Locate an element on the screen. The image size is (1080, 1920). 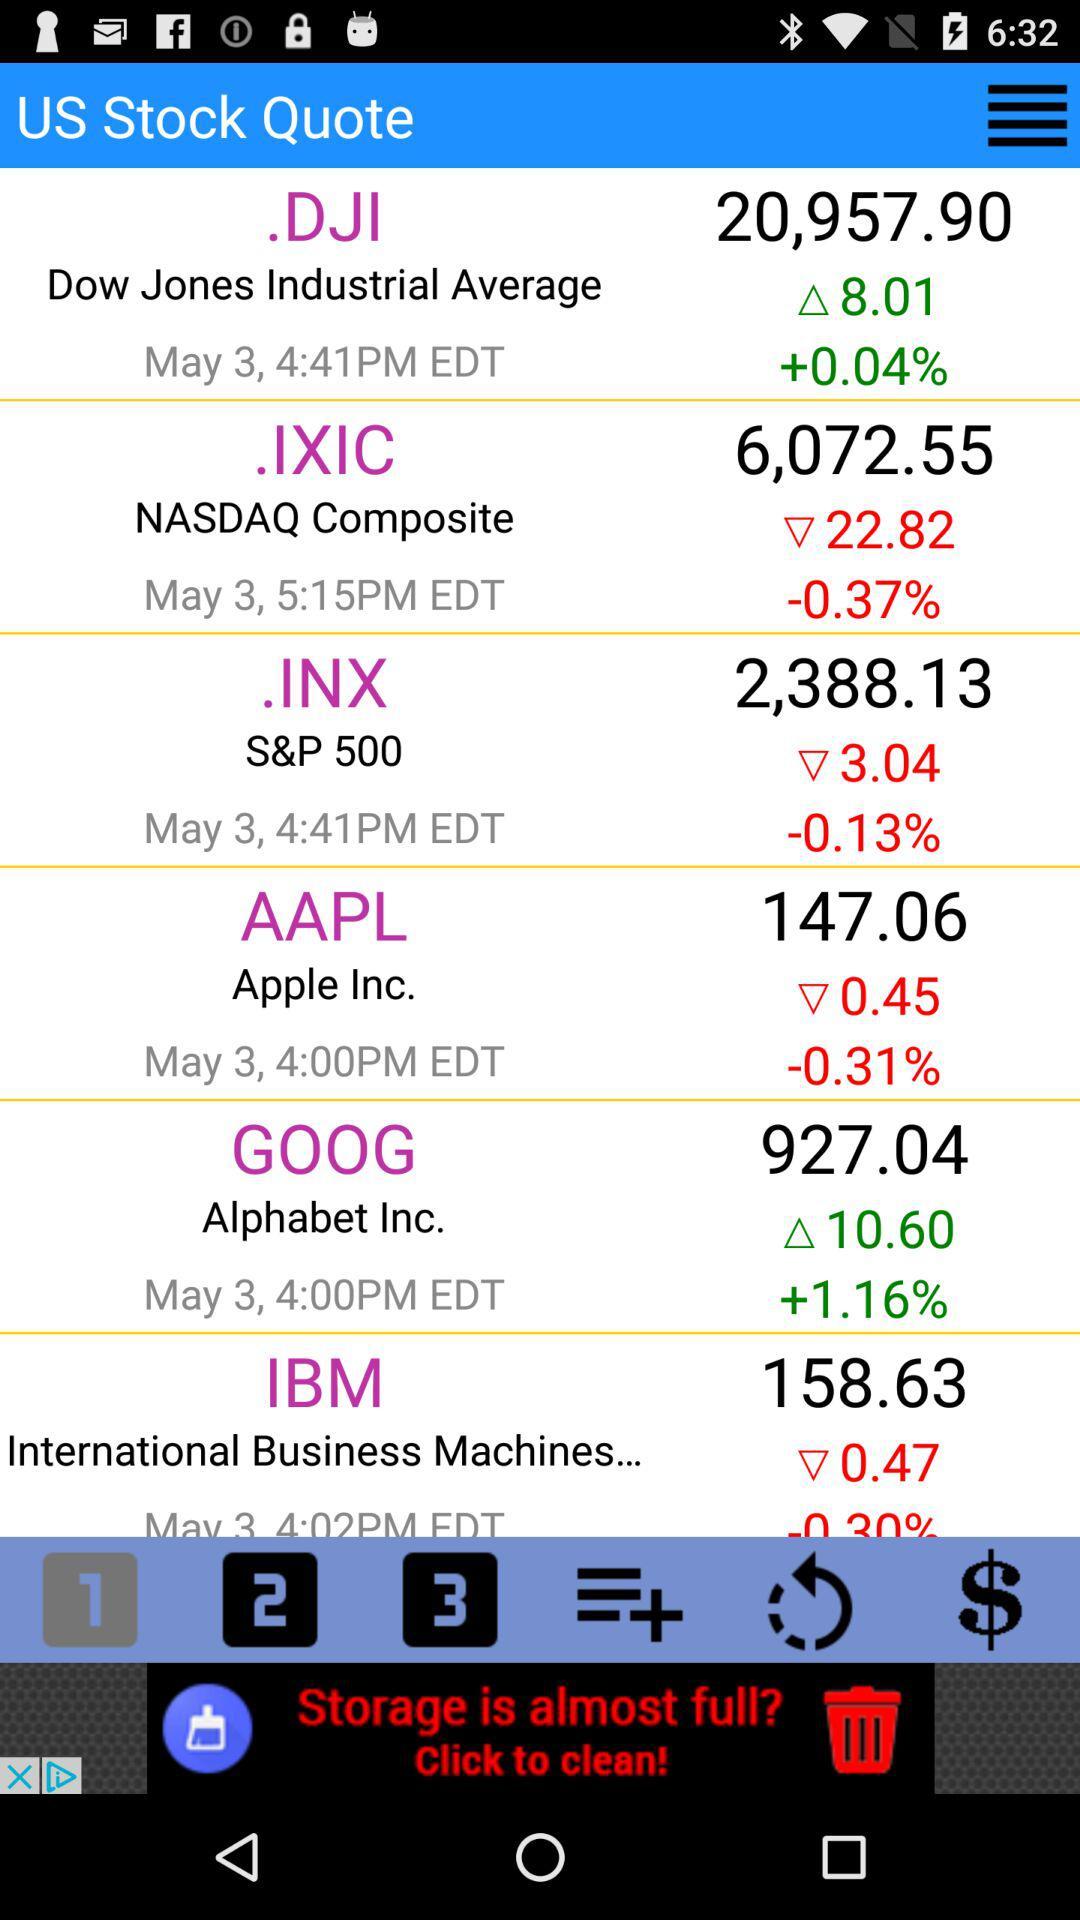
show page 1 is located at coordinates (88, 1598).